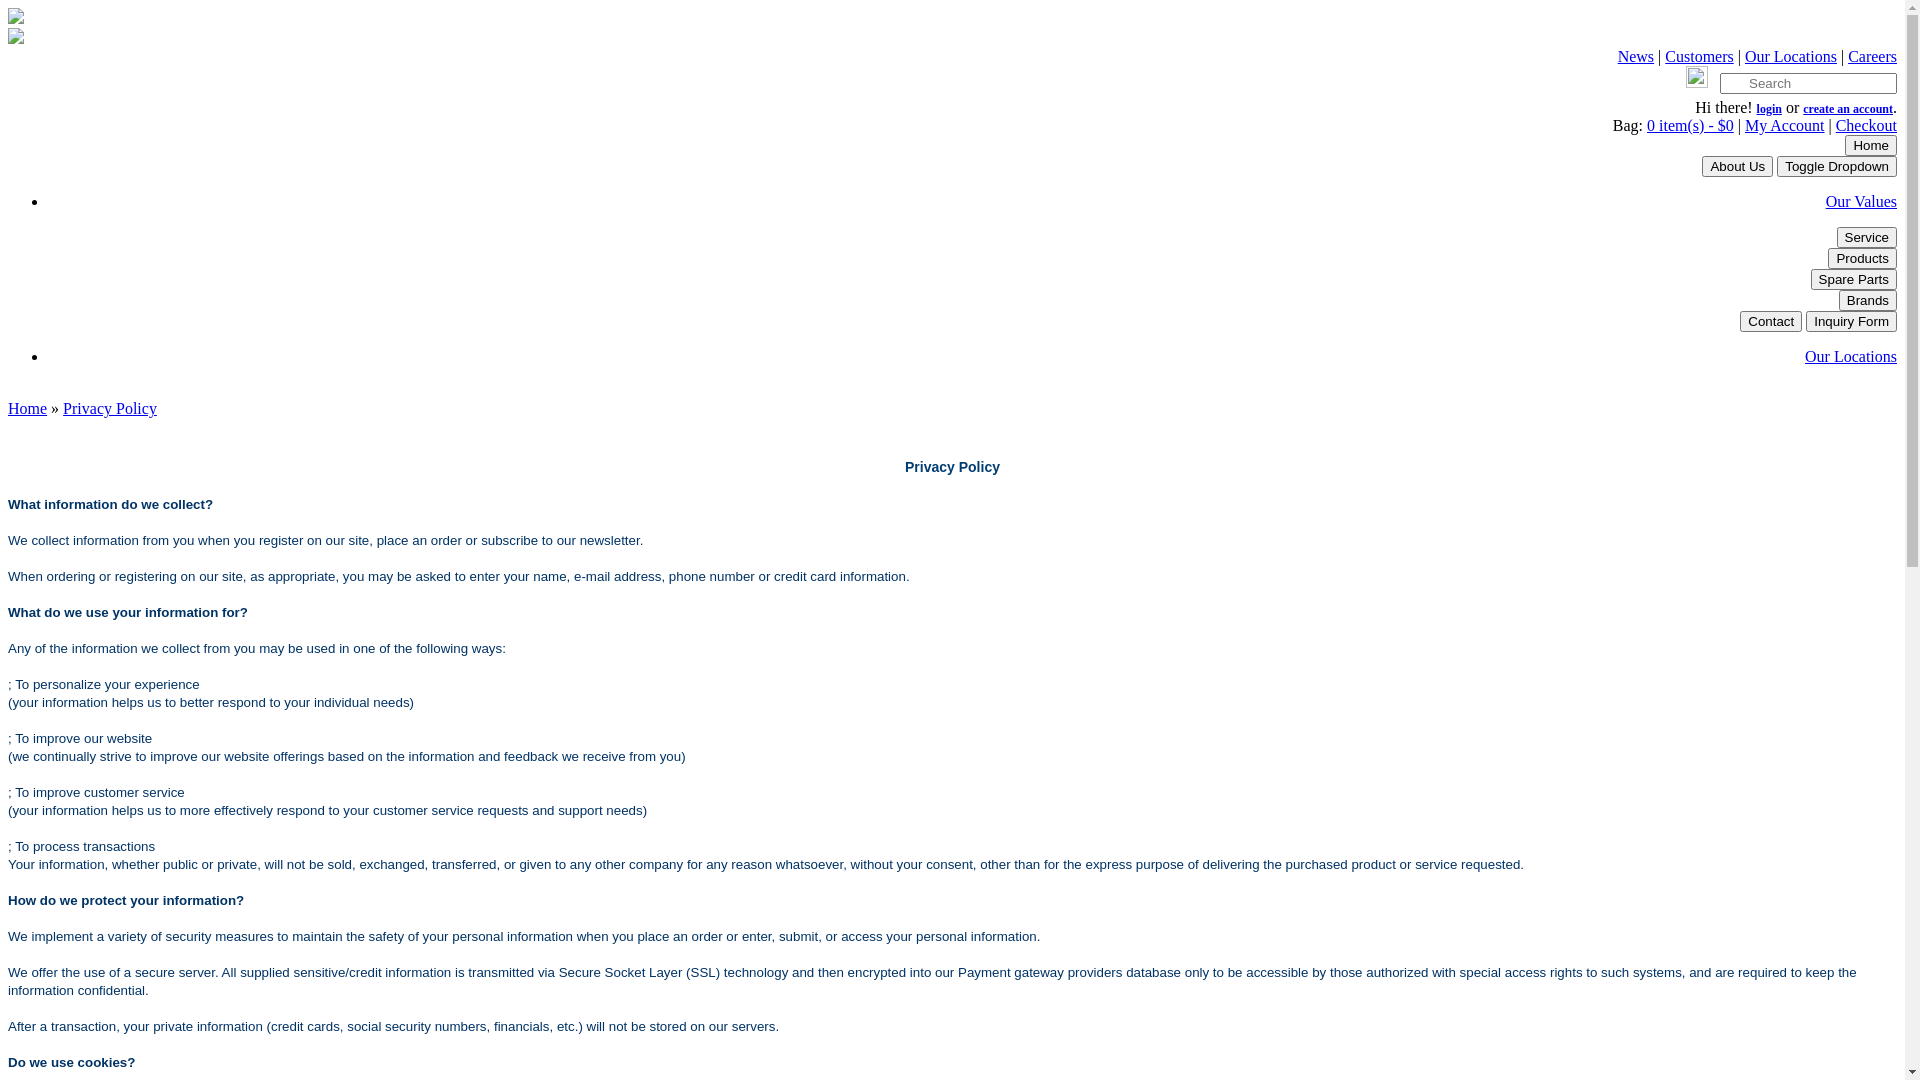  What do you see at coordinates (1850, 320) in the screenshot?
I see `'Inquiry Form'` at bounding box center [1850, 320].